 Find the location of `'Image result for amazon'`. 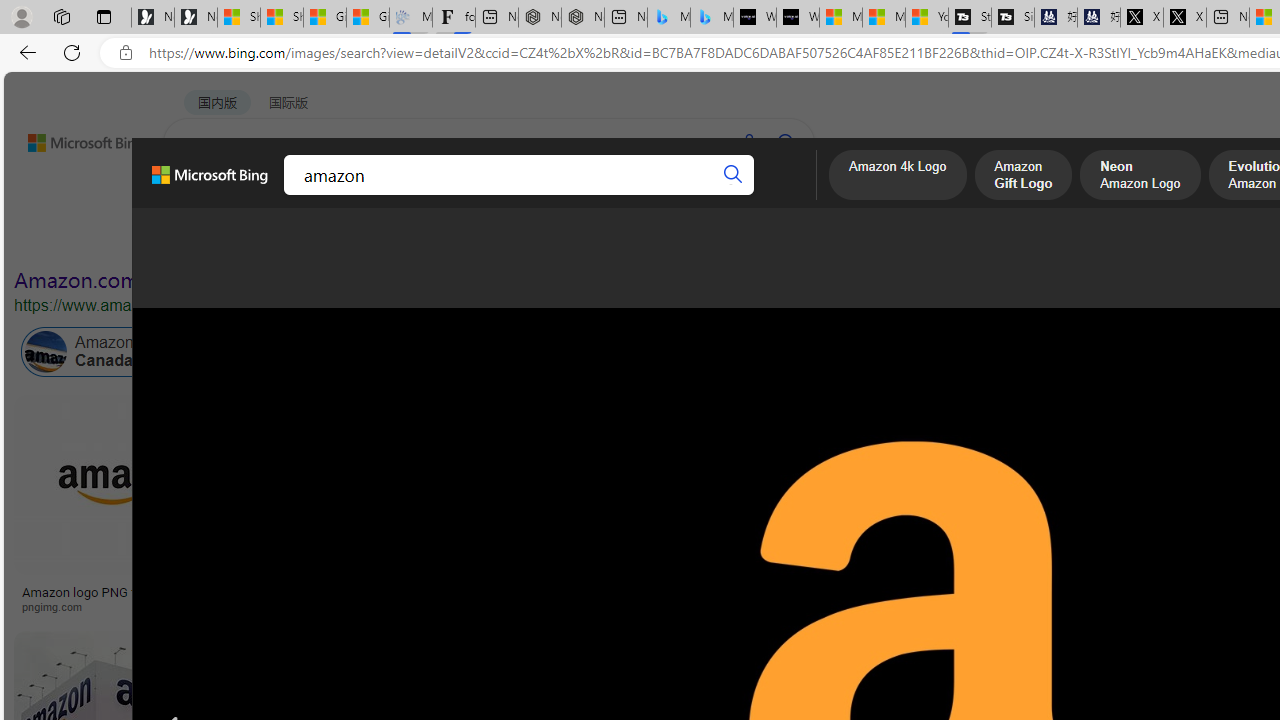

'Image result for amazon' is located at coordinates (902, 485).